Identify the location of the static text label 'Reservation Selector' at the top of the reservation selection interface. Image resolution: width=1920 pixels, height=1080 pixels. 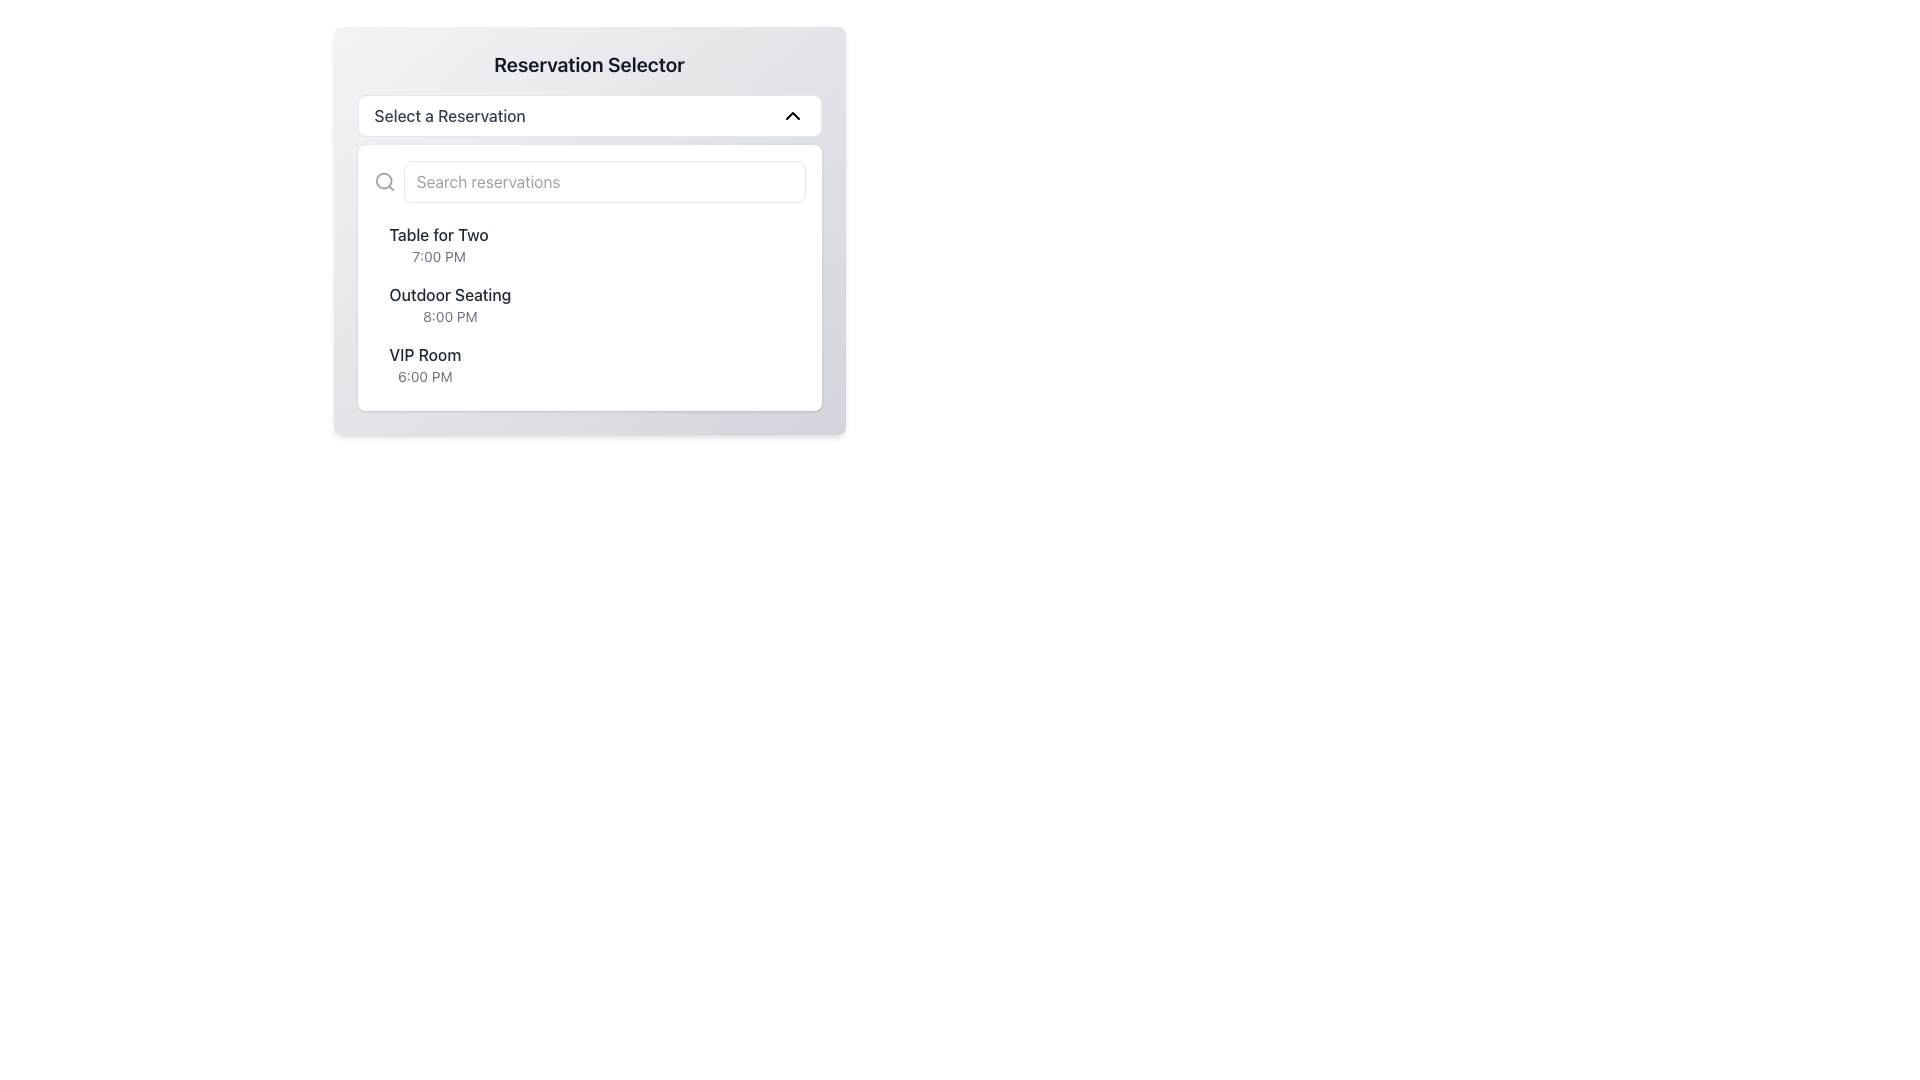
(588, 64).